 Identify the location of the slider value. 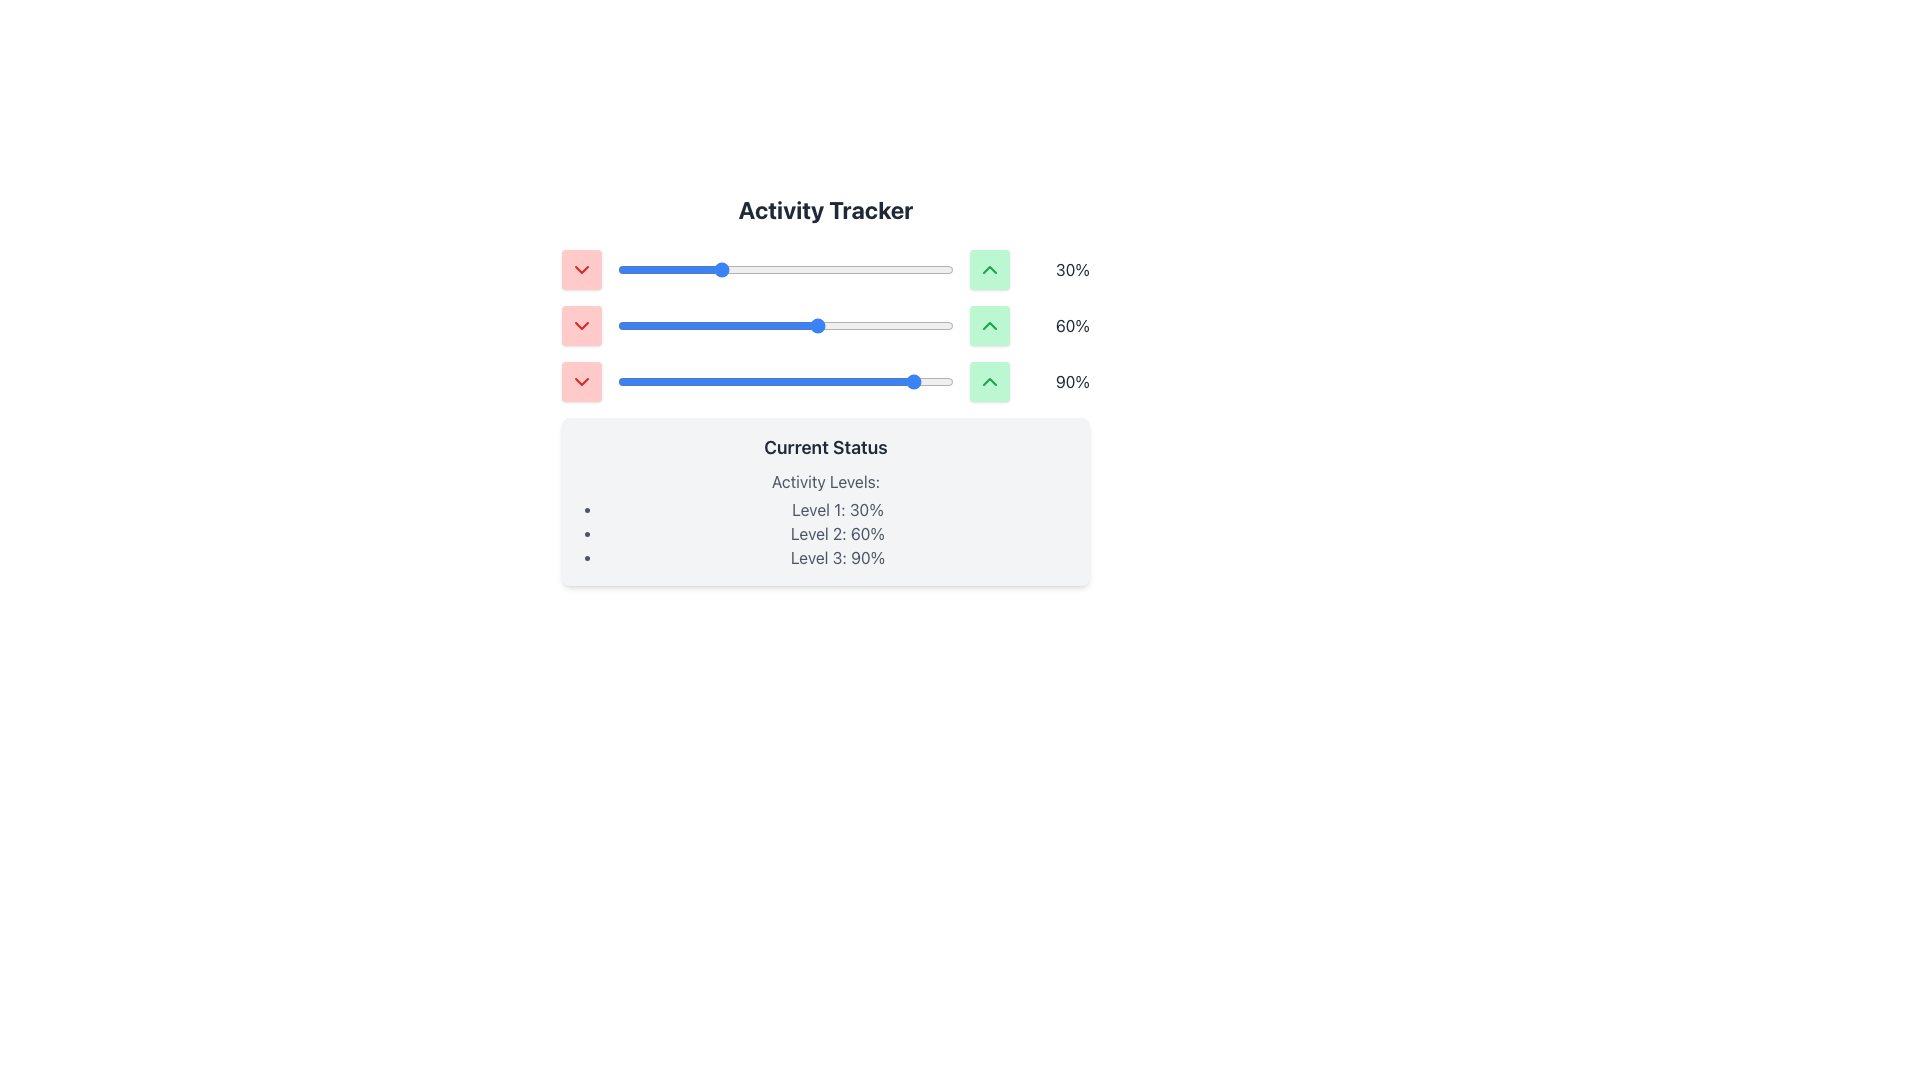
(929, 381).